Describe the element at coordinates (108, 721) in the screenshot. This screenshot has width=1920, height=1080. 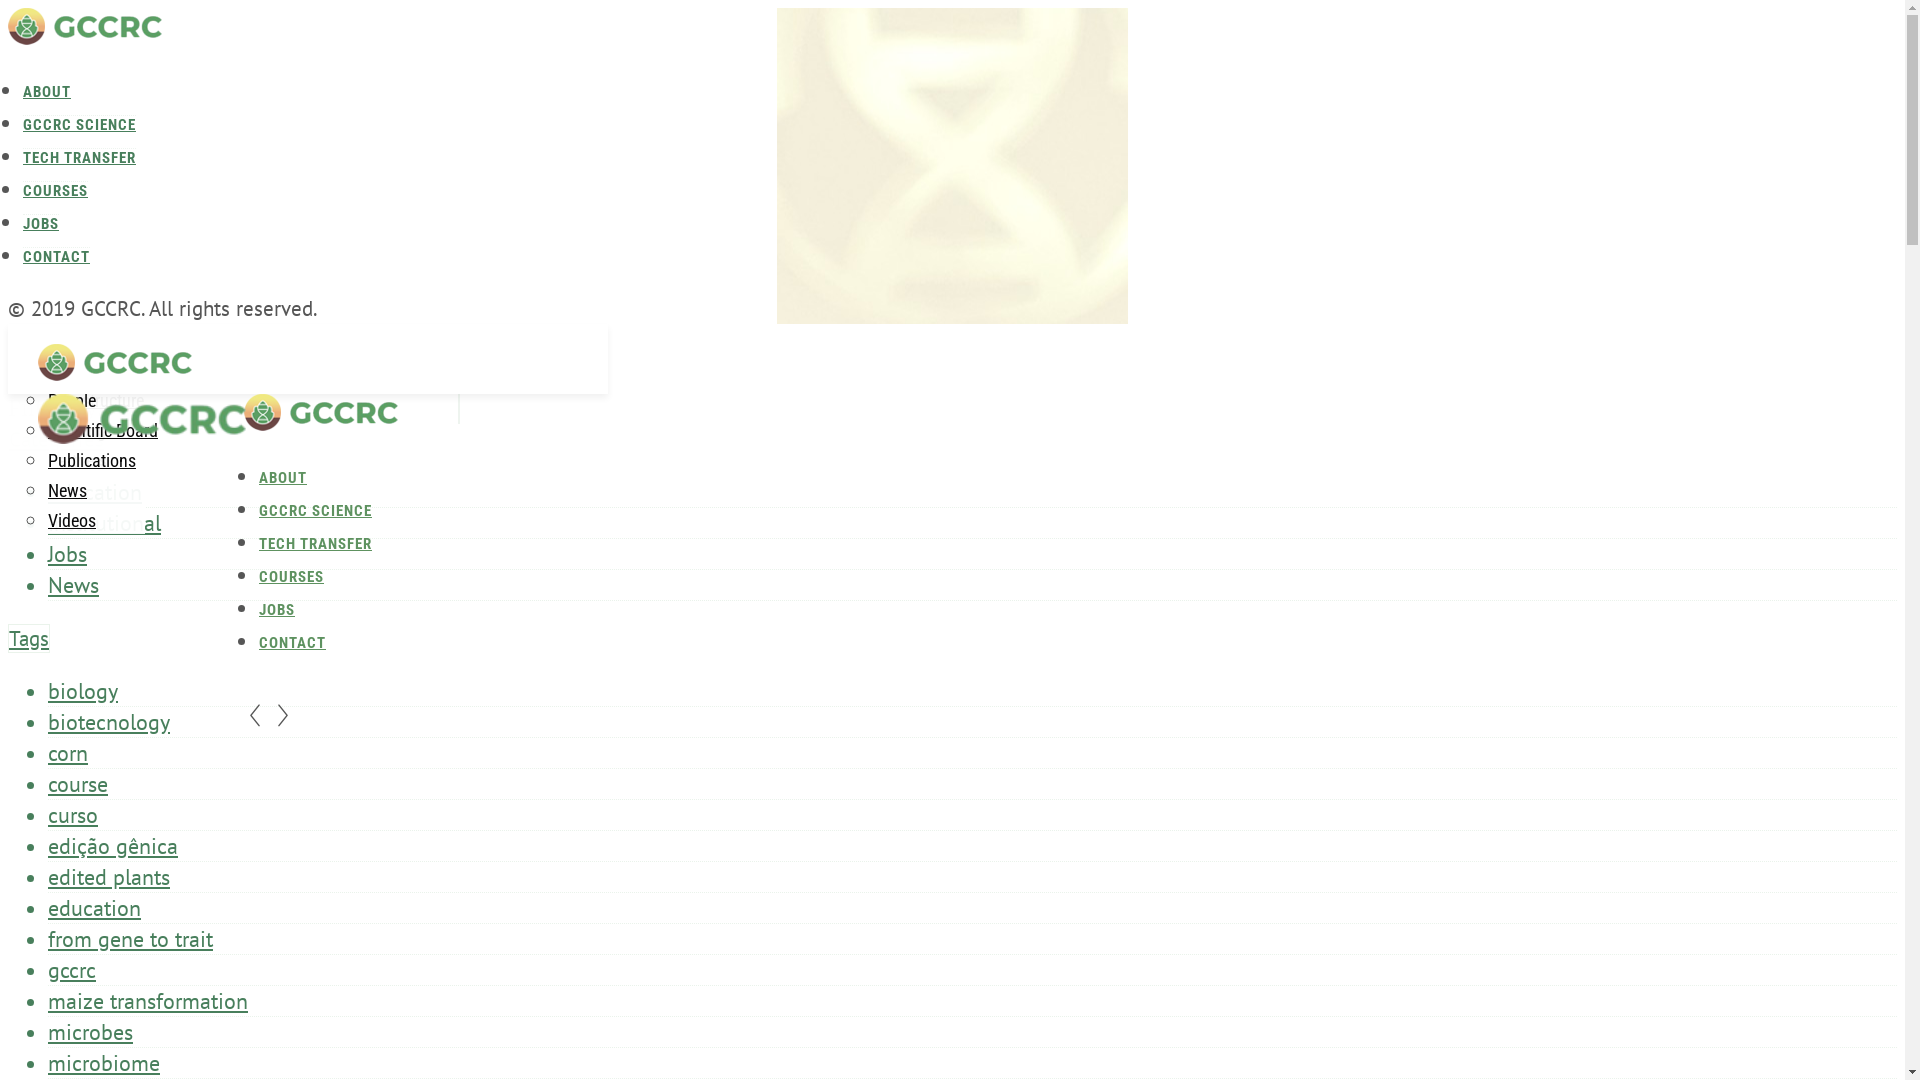
I see `'biotecnology'` at that location.